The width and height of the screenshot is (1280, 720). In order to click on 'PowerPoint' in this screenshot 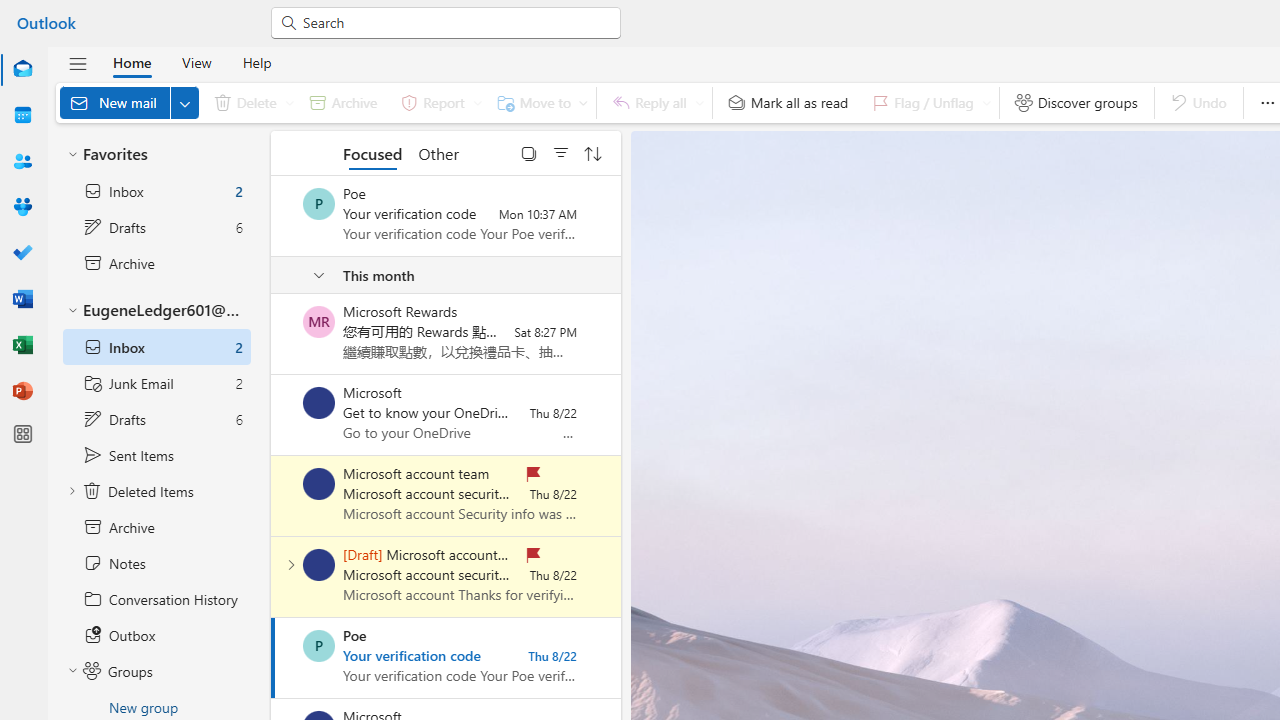, I will do `click(23, 392)`.